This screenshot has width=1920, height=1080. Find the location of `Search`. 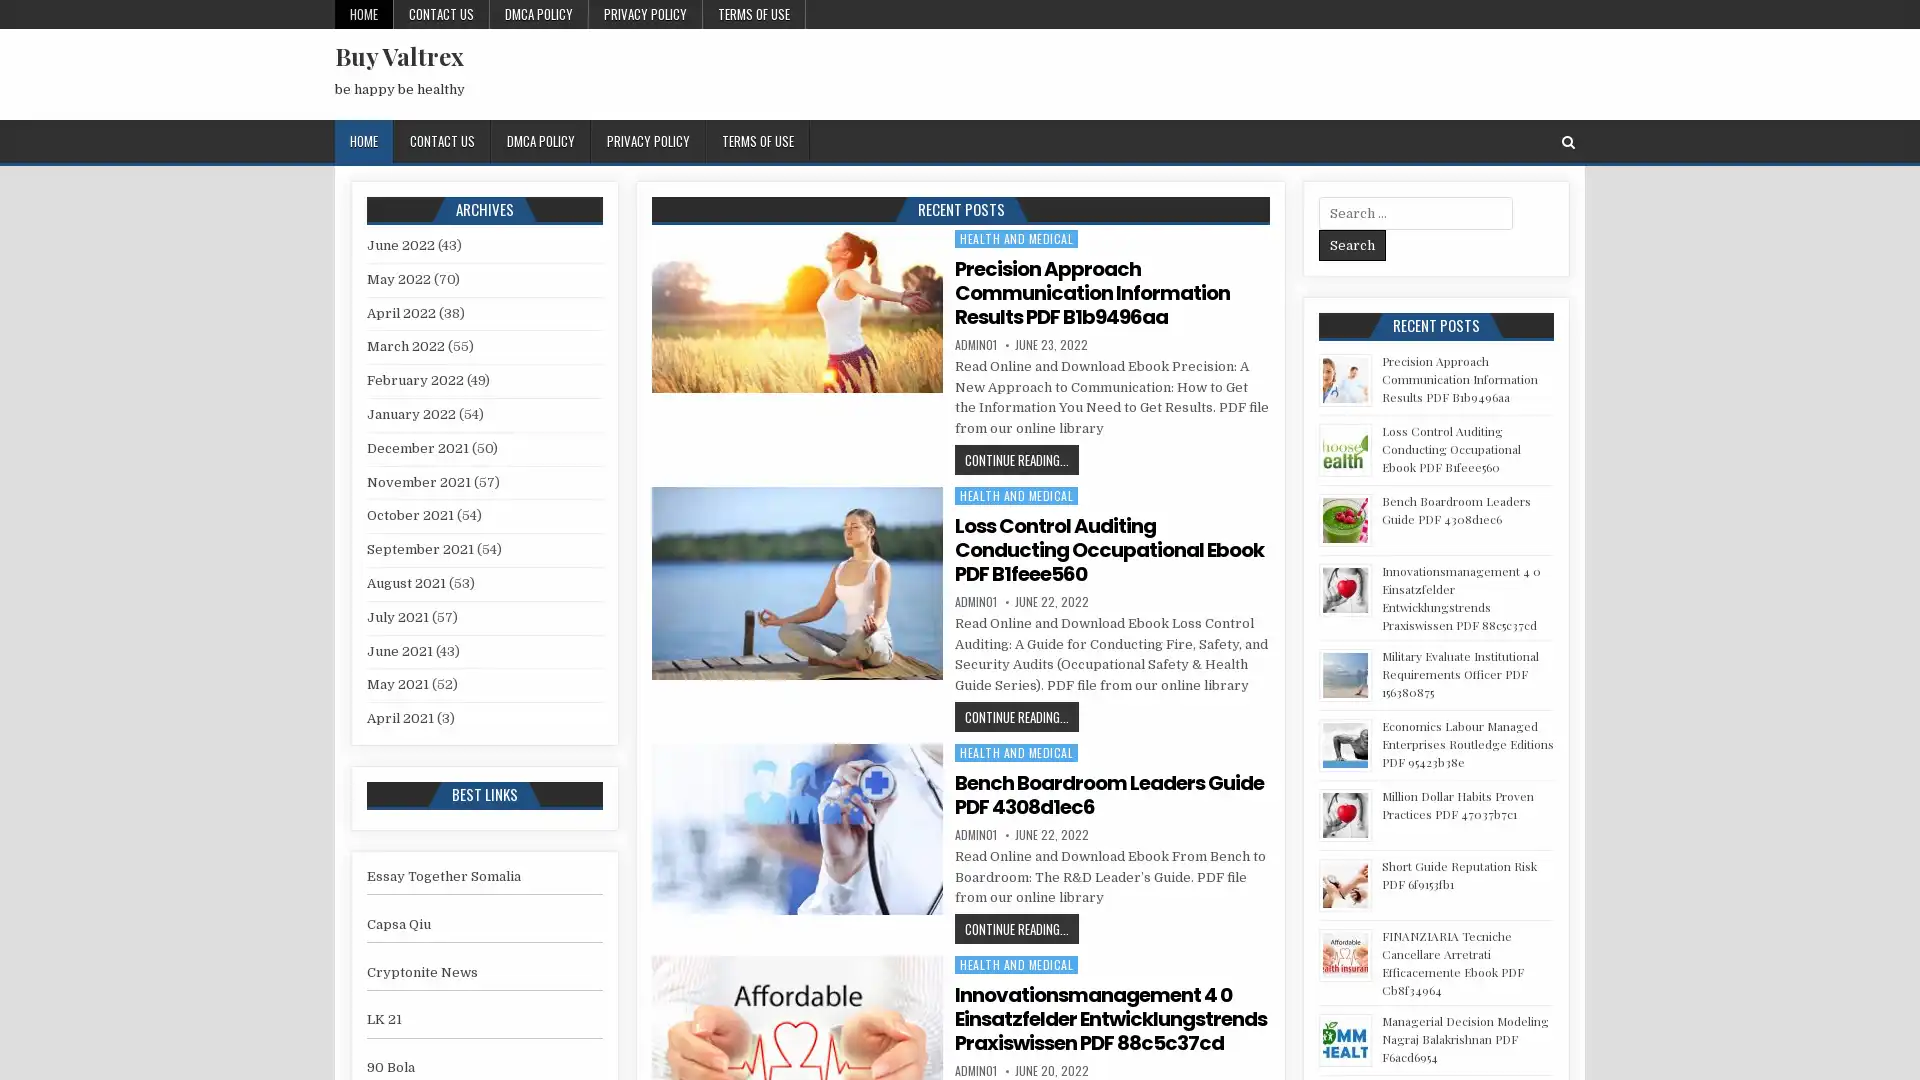

Search is located at coordinates (1351, 244).